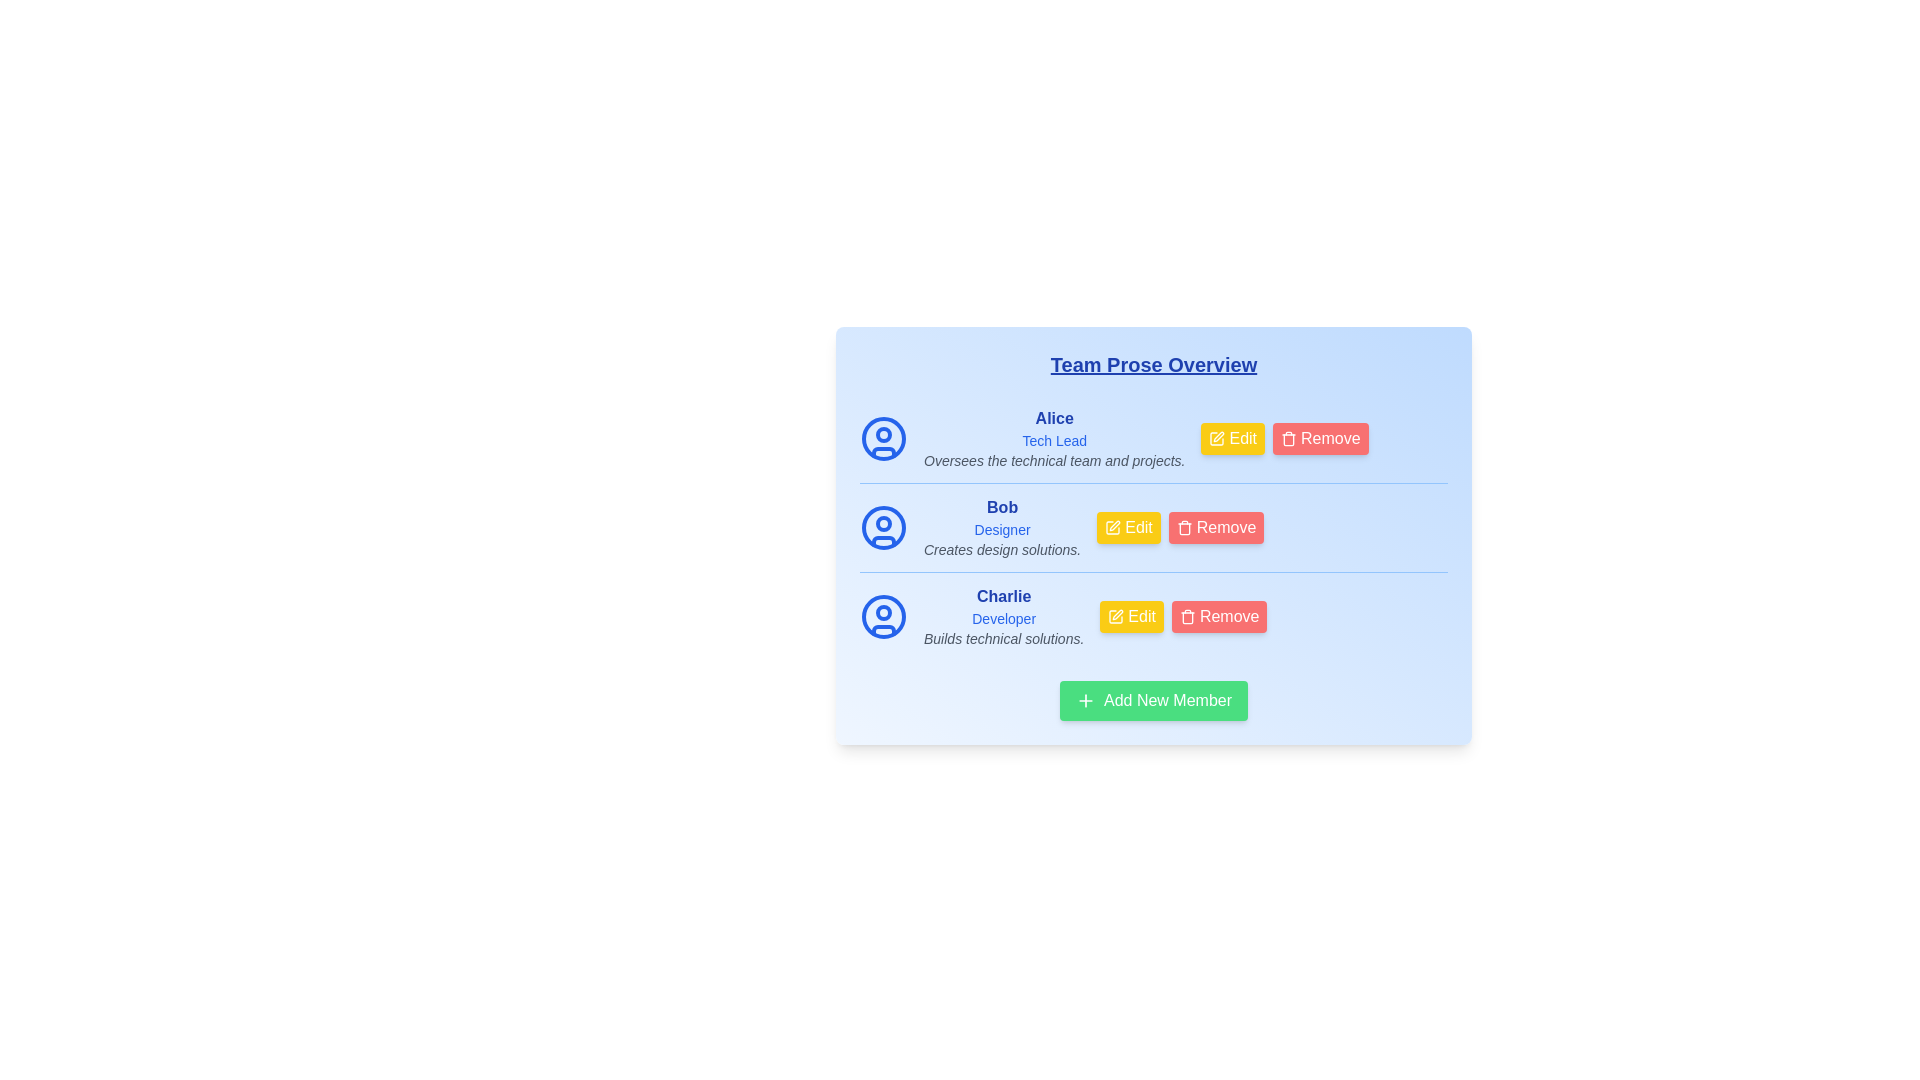 This screenshot has height=1080, width=1920. Describe the element at coordinates (1004, 596) in the screenshot. I see `the text label displaying 'Charlie', which is styled in bold blue font and positioned above the text 'Developer'` at that location.